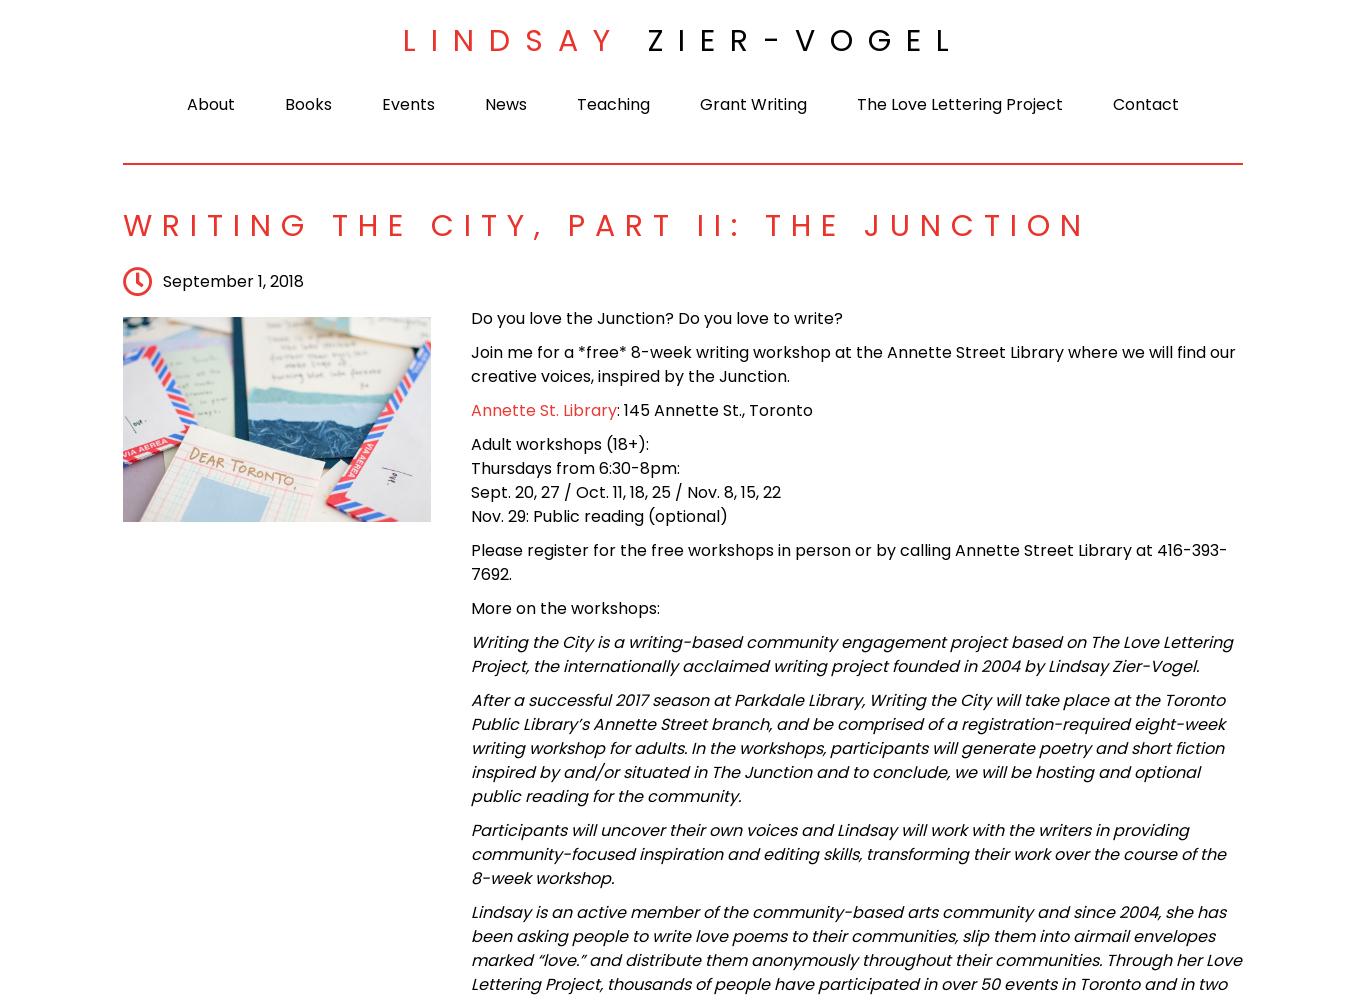 This screenshot has width=1366, height=1000. I want to click on 'Grant Writing', so click(699, 103).